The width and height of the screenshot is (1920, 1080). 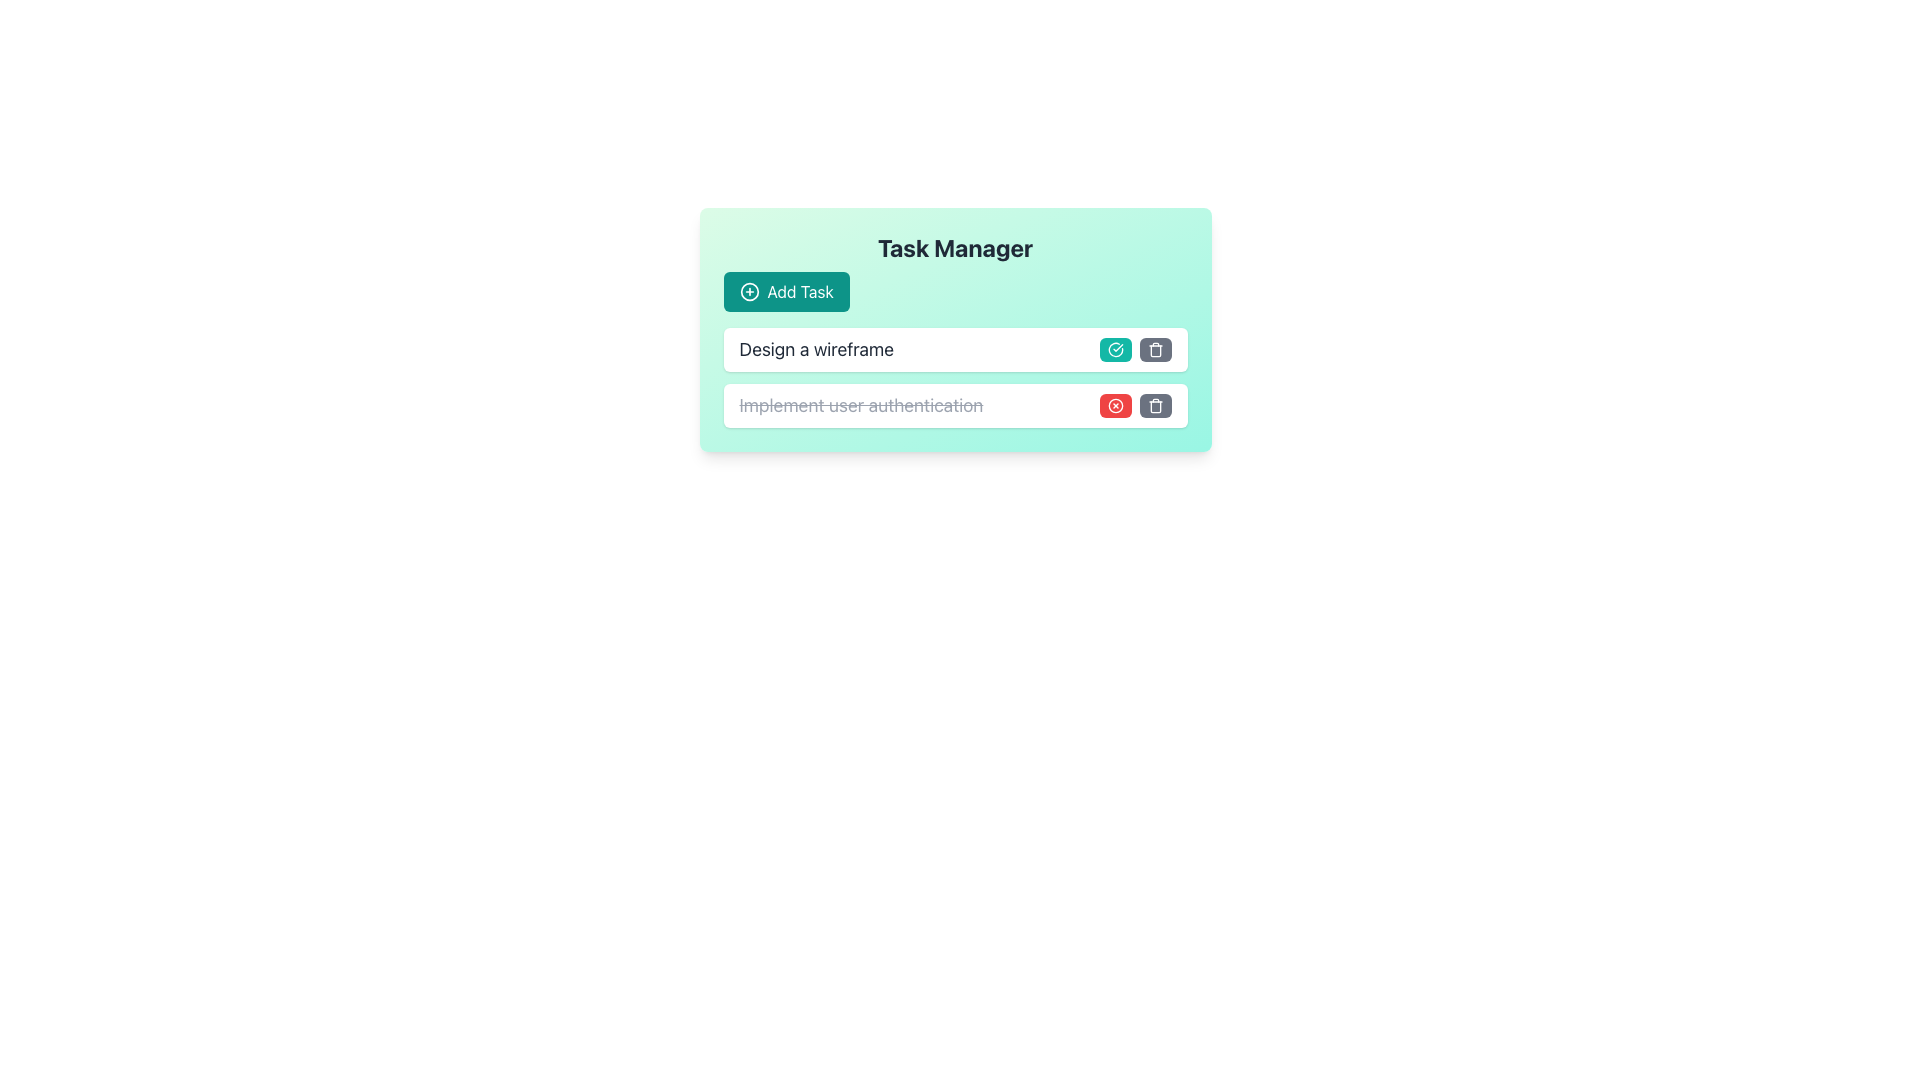 What do you see at coordinates (954, 246) in the screenshot?
I see `the header text element which serves as a title for the task management component` at bounding box center [954, 246].